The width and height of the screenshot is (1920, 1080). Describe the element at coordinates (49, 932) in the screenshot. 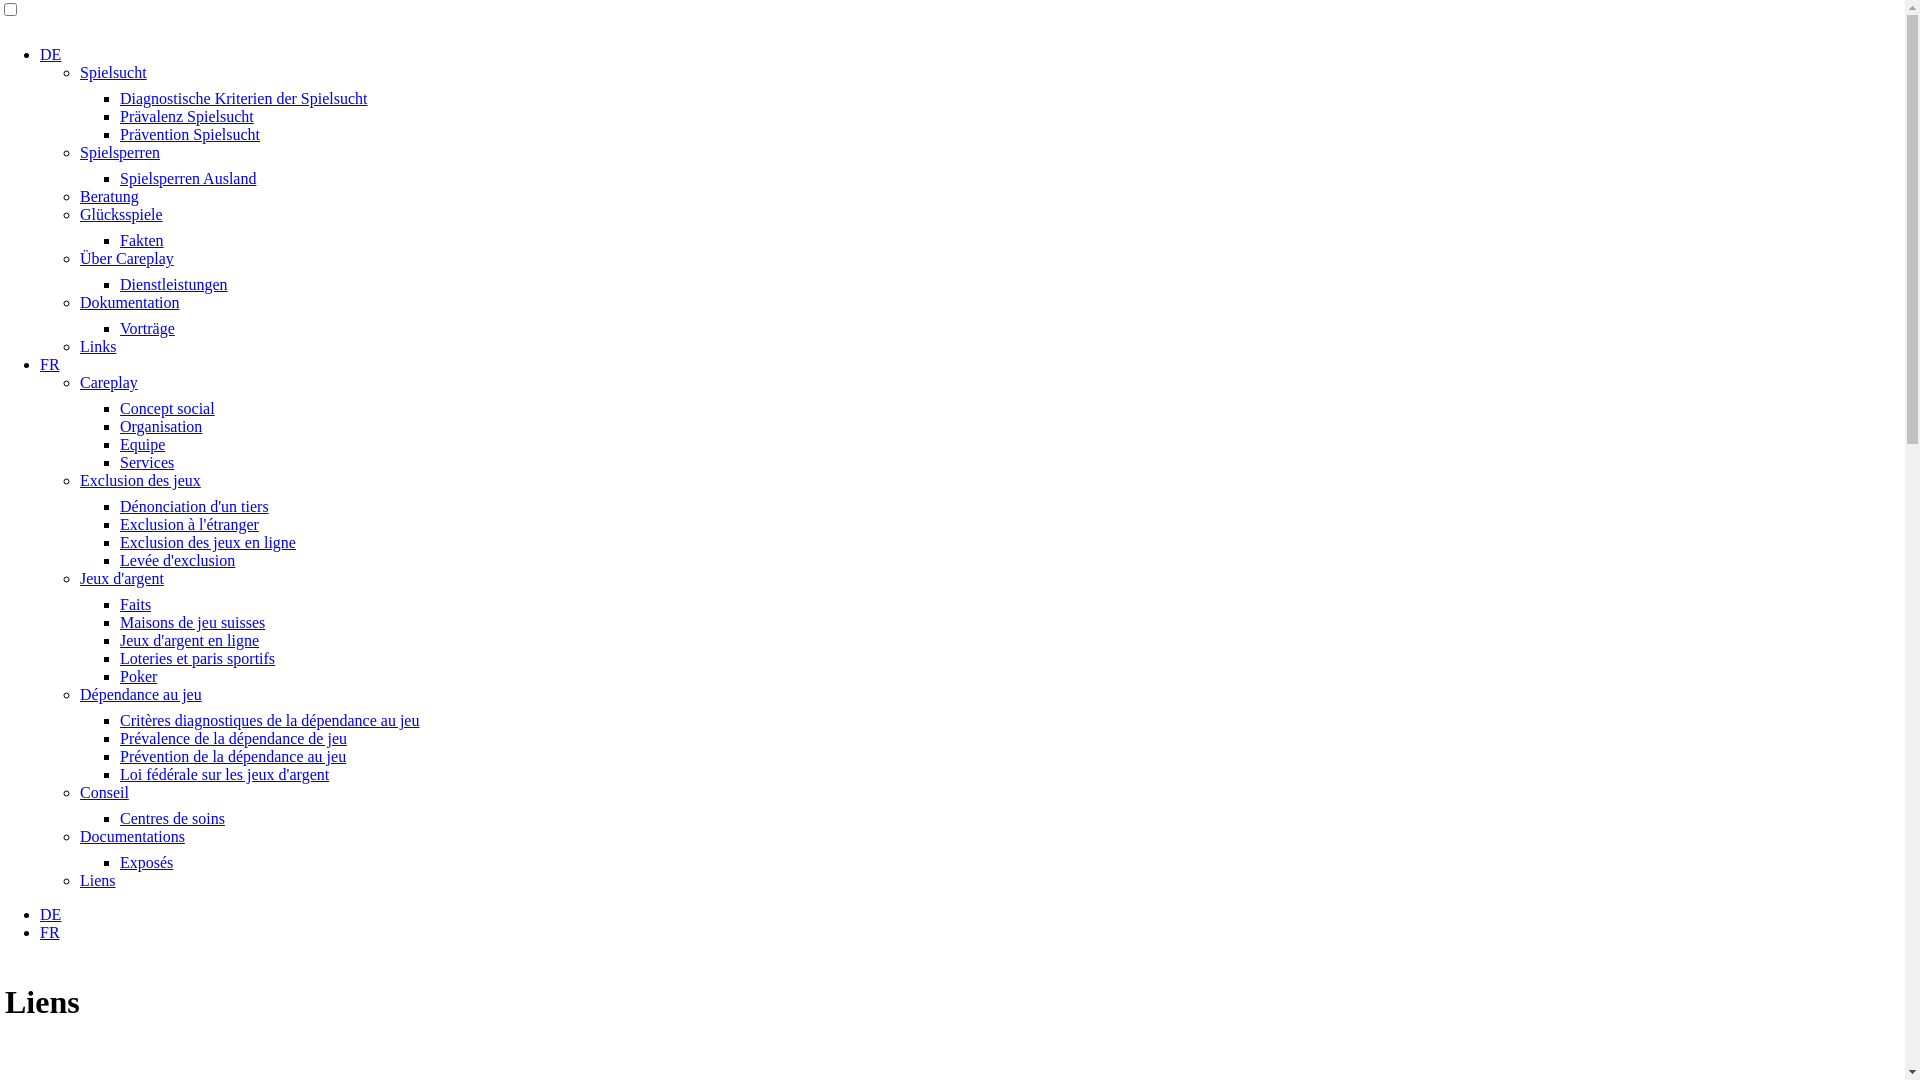

I see `'FR'` at that location.